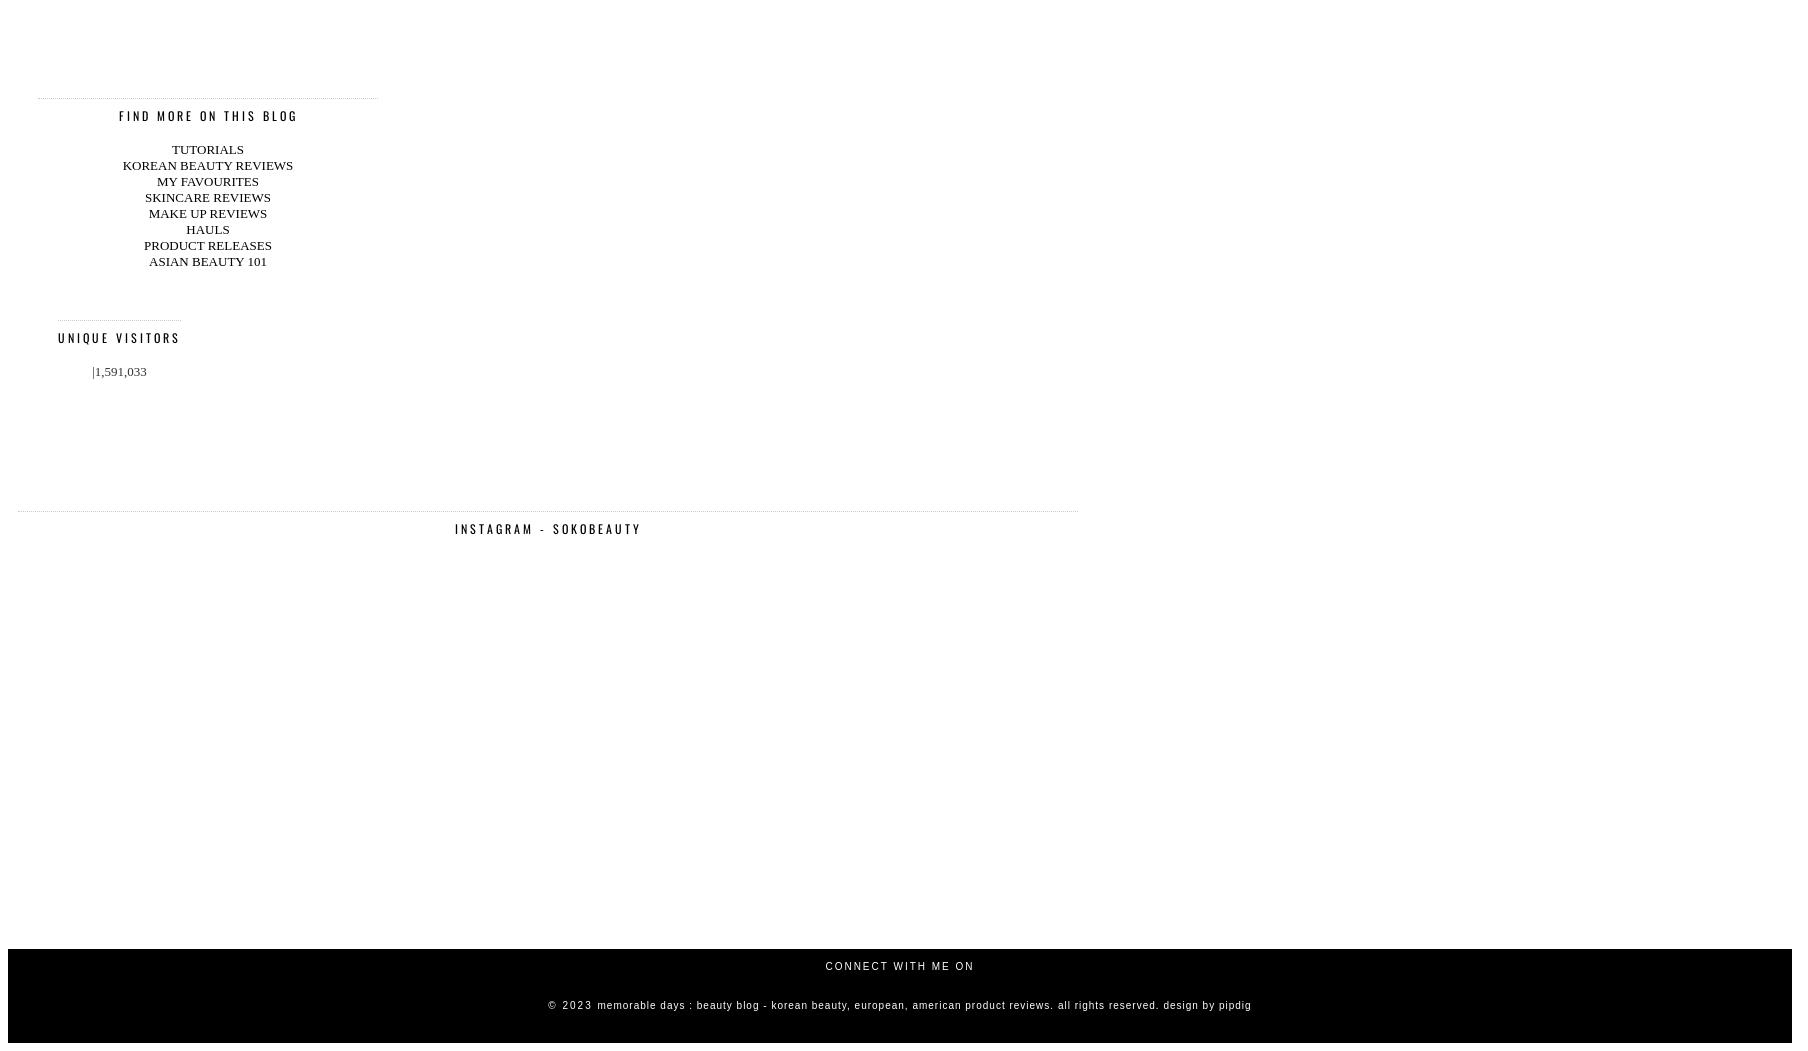 This screenshot has width=1808, height=1051. I want to click on 'Instagram - Sokobeauty', so click(453, 289).